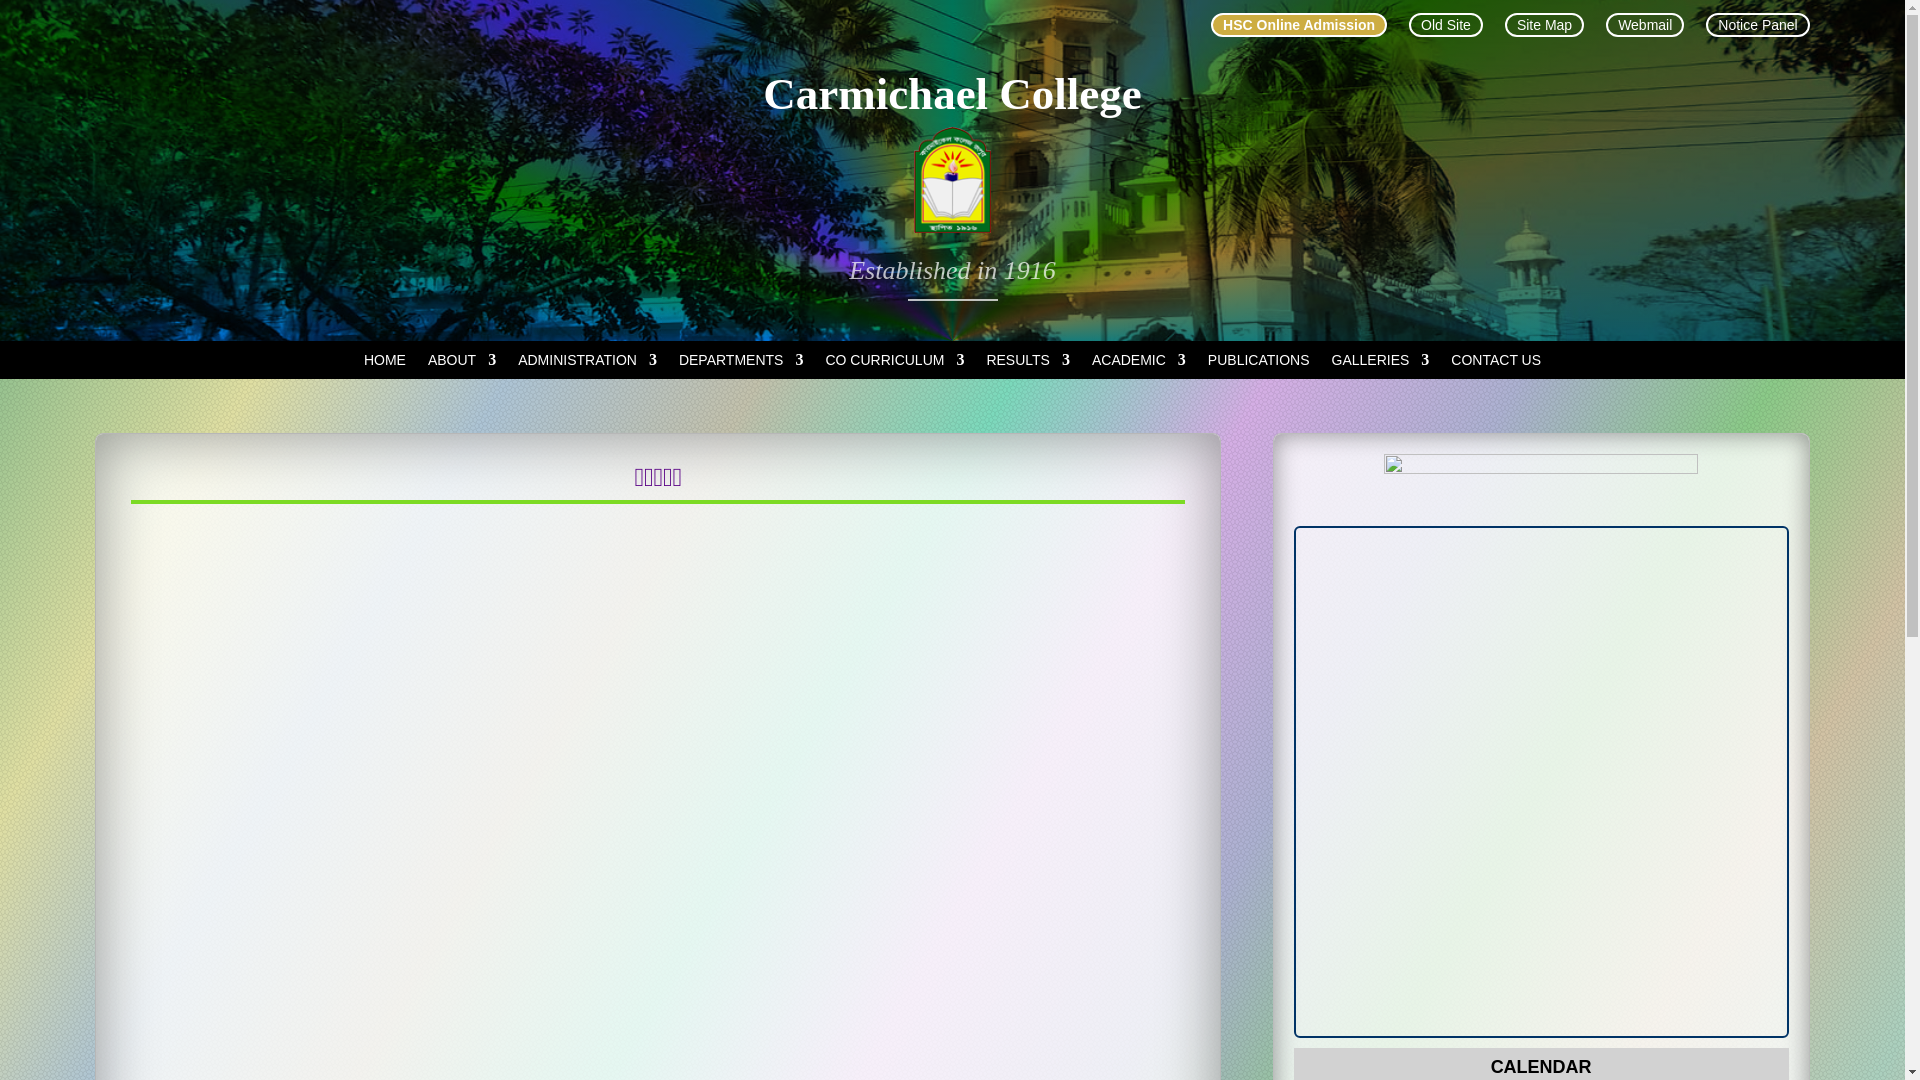  What do you see at coordinates (586, 363) in the screenshot?
I see `'ADMINISTRATION'` at bounding box center [586, 363].